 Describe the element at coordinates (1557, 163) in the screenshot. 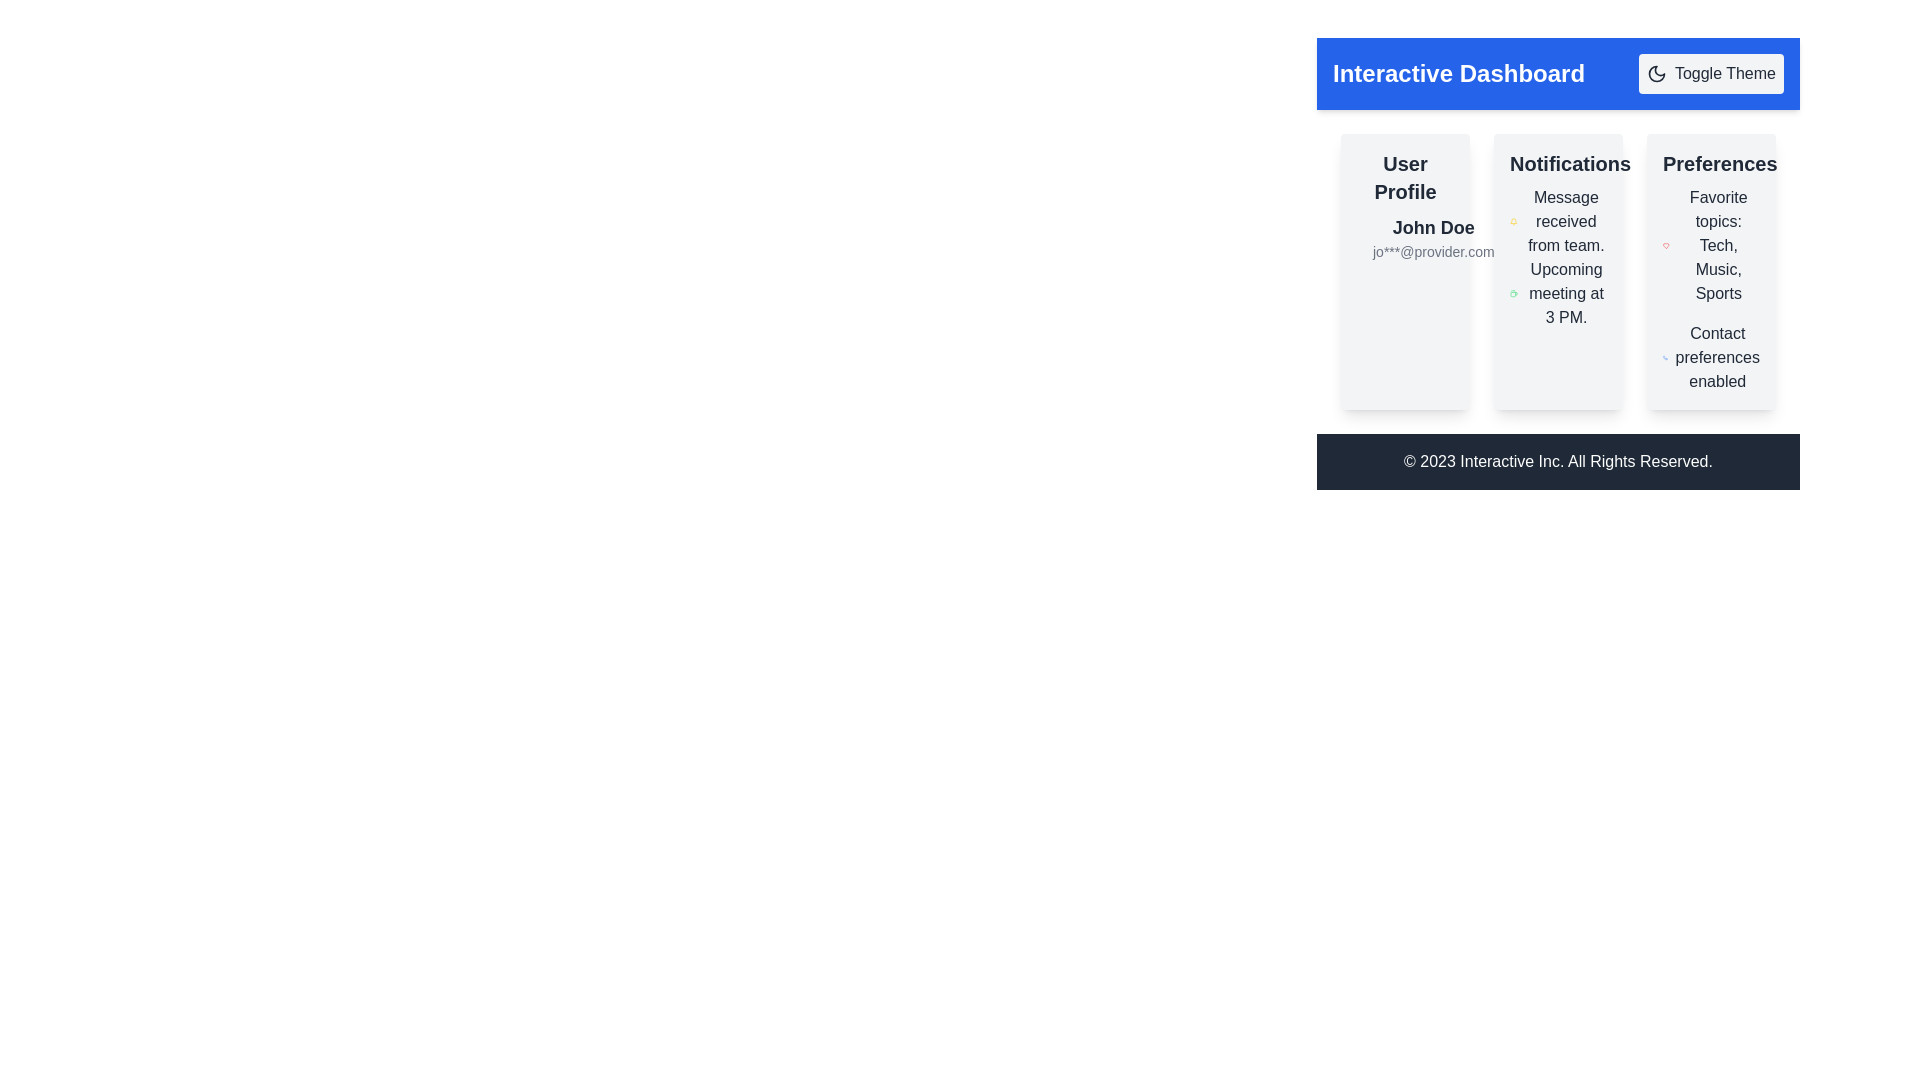

I see `the header text that labels the notification card, located at the top of the second card from the left in the interface` at that location.